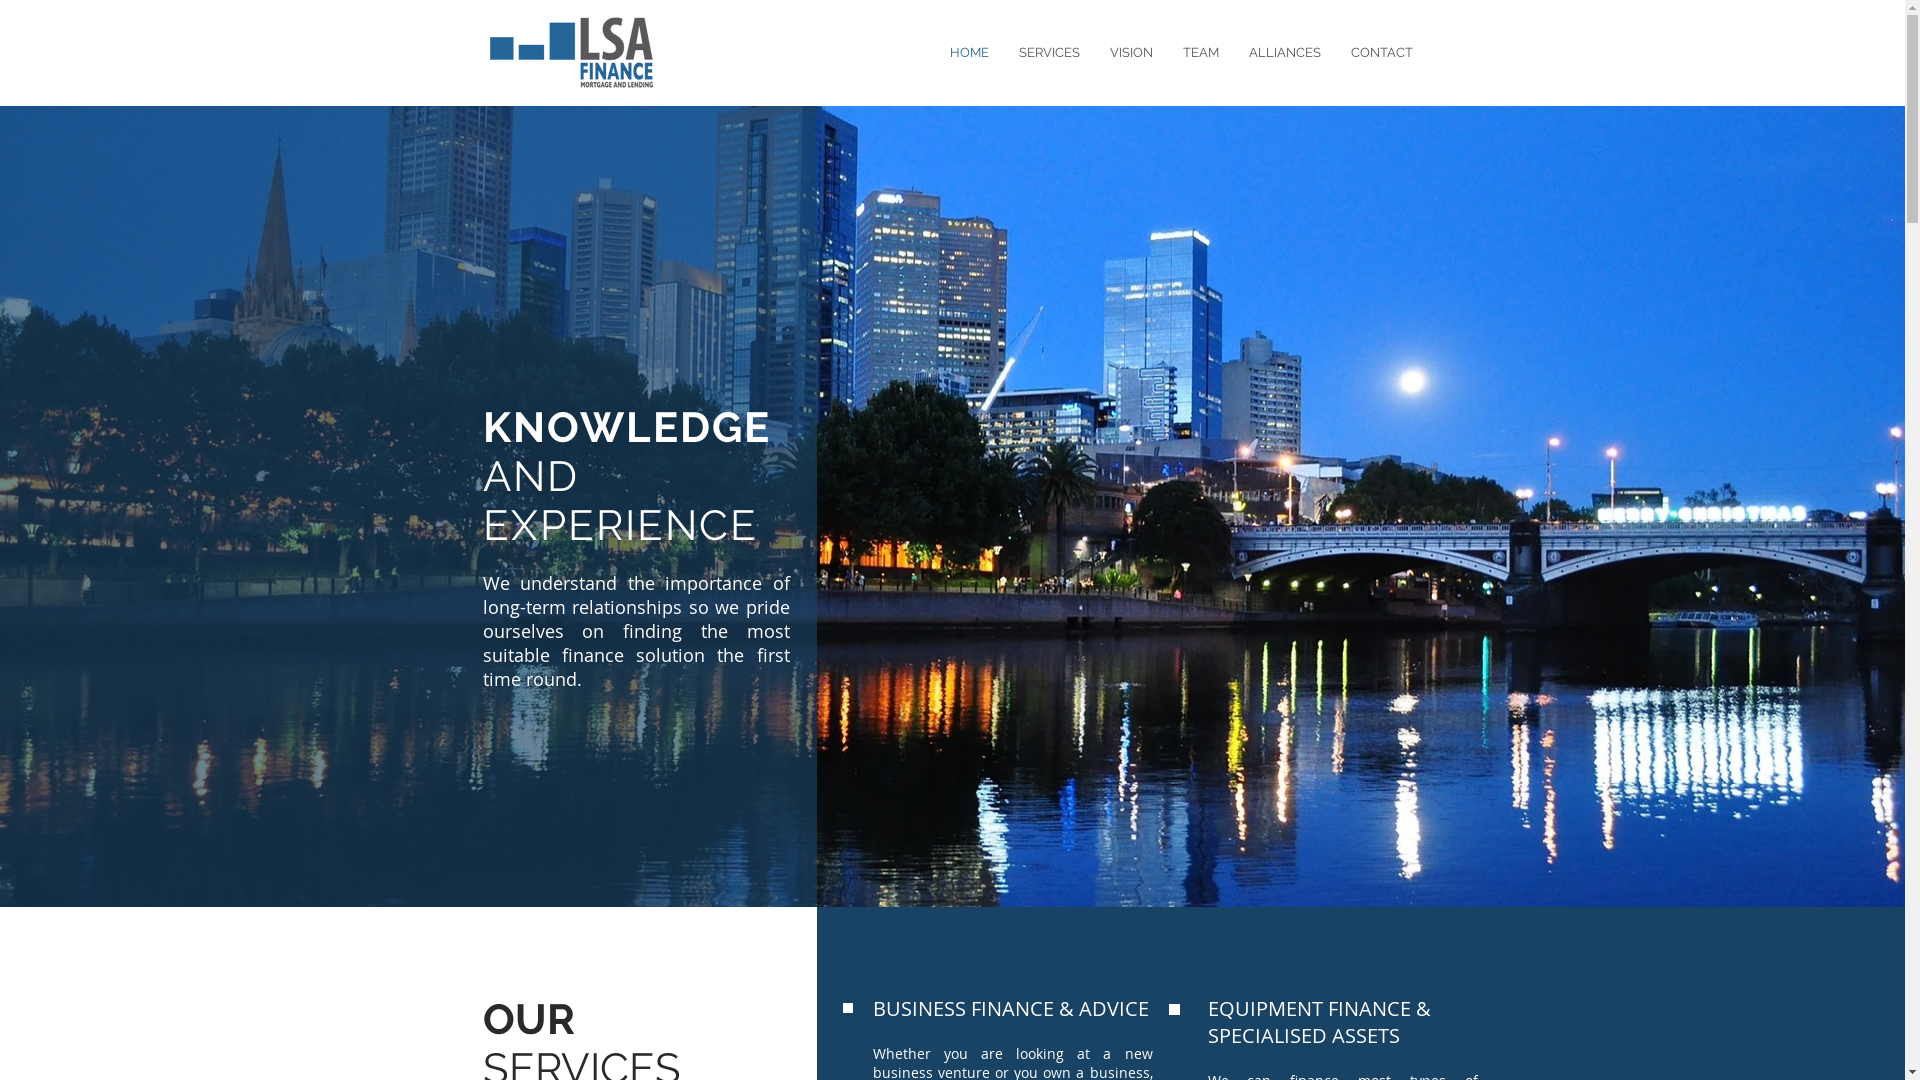  I want to click on 'SERVICES', so click(1003, 52).